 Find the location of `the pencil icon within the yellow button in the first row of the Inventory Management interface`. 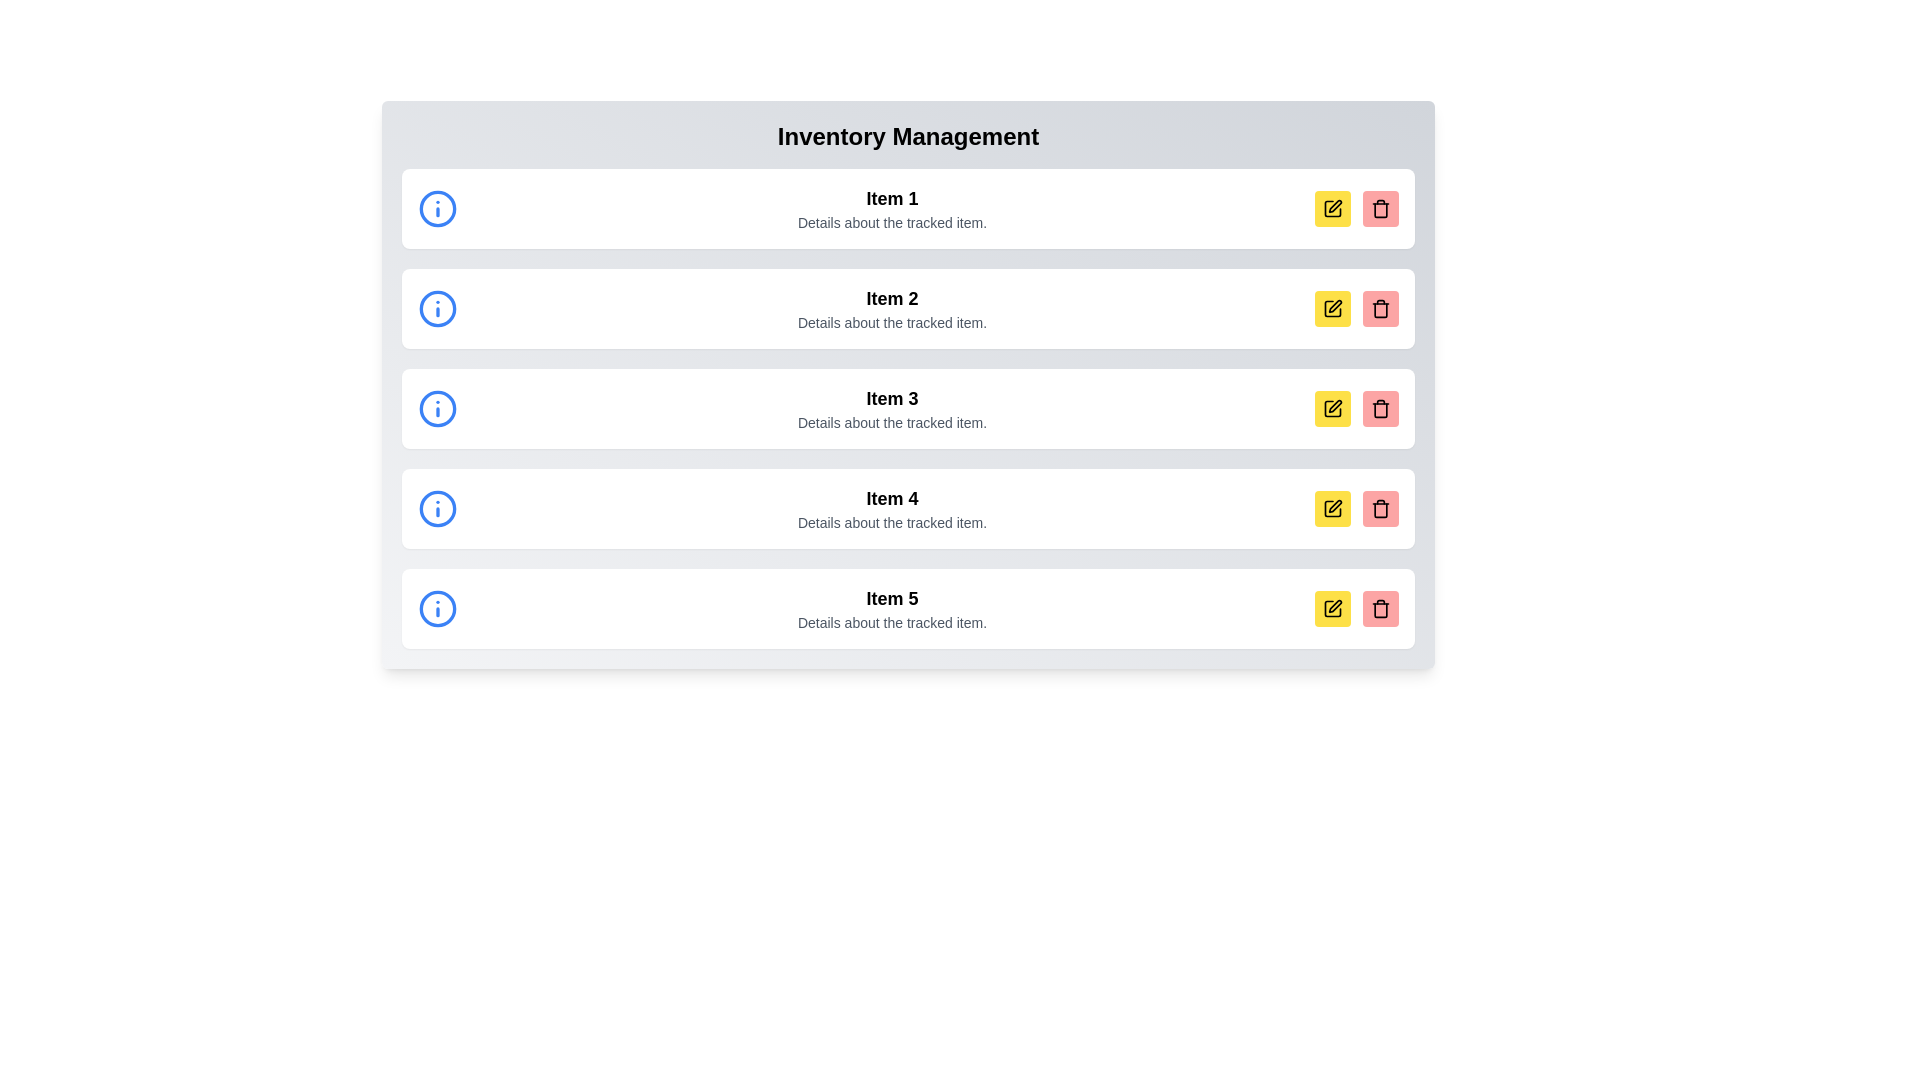

the pencil icon within the yellow button in the first row of the Inventory Management interface is located at coordinates (1333, 208).